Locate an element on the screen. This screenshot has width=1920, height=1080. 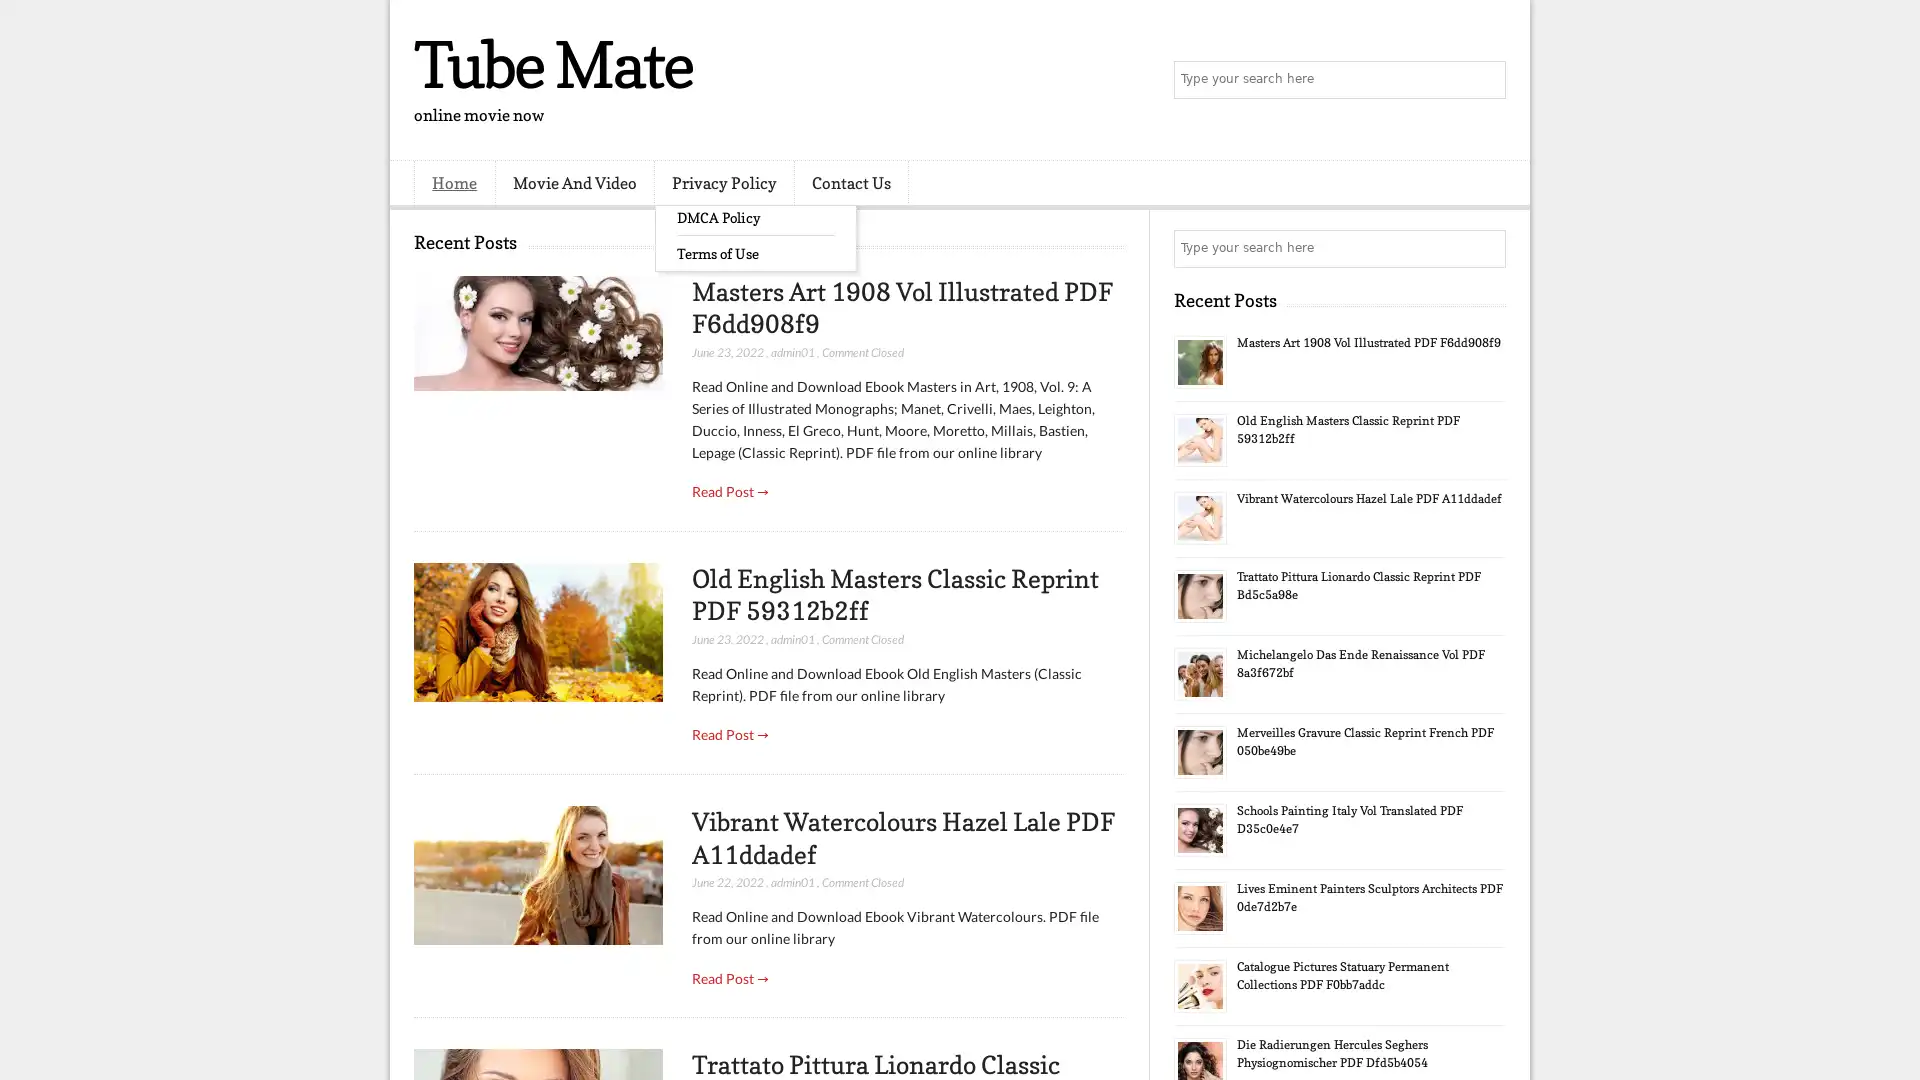
Search is located at coordinates (1485, 248).